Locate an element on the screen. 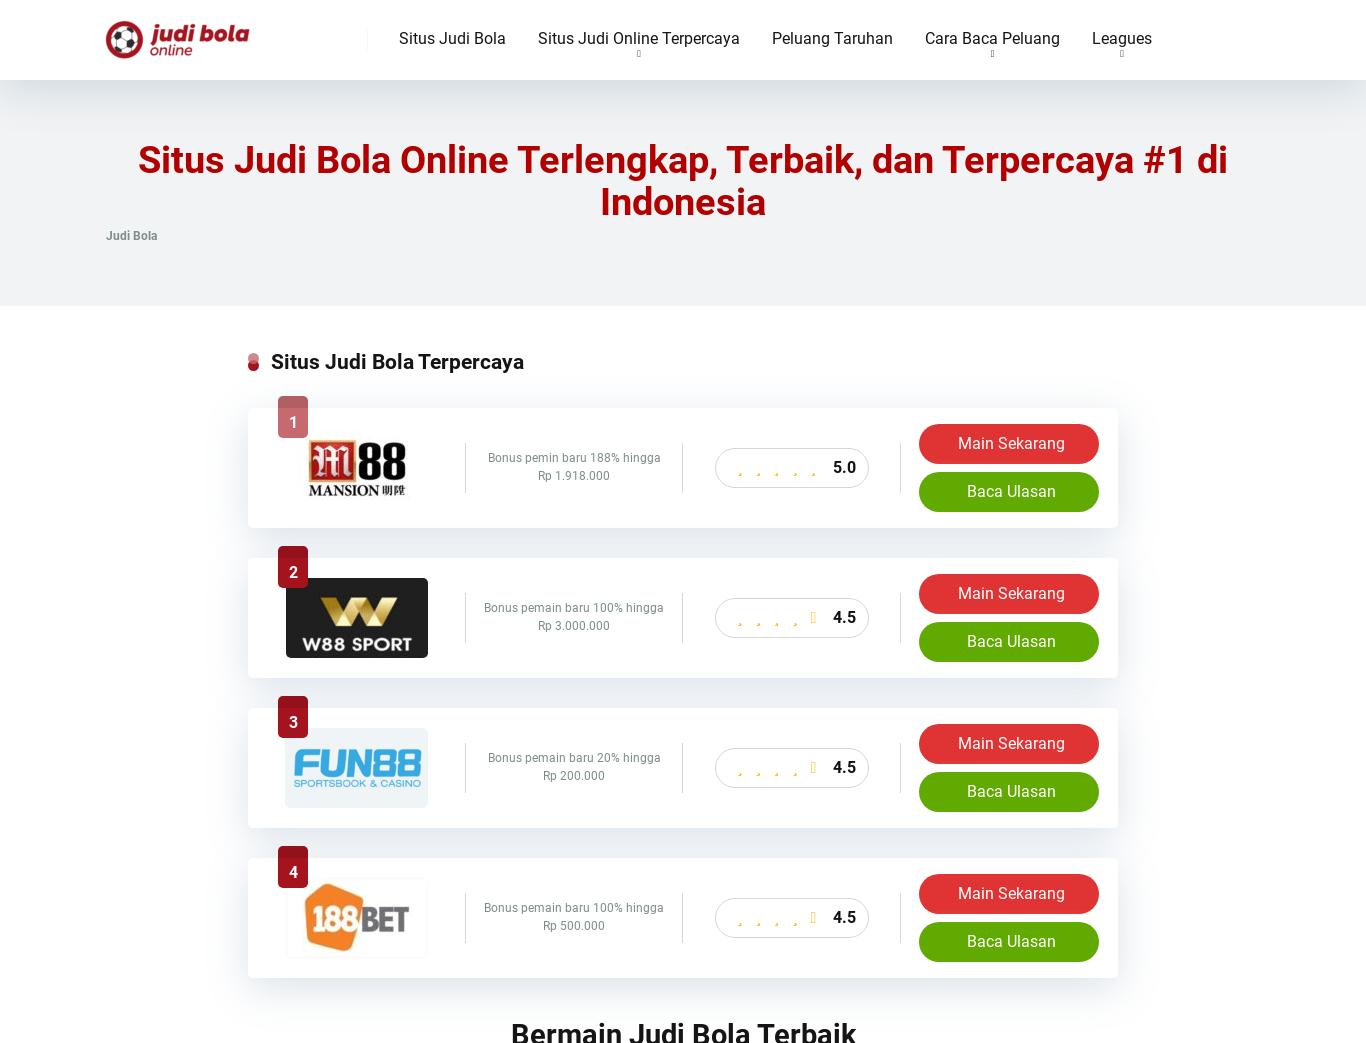 This screenshot has height=1043, width=1366. 'Bonus pemain baru 20% hingga Rp 200.000' is located at coordinates (572, 765).